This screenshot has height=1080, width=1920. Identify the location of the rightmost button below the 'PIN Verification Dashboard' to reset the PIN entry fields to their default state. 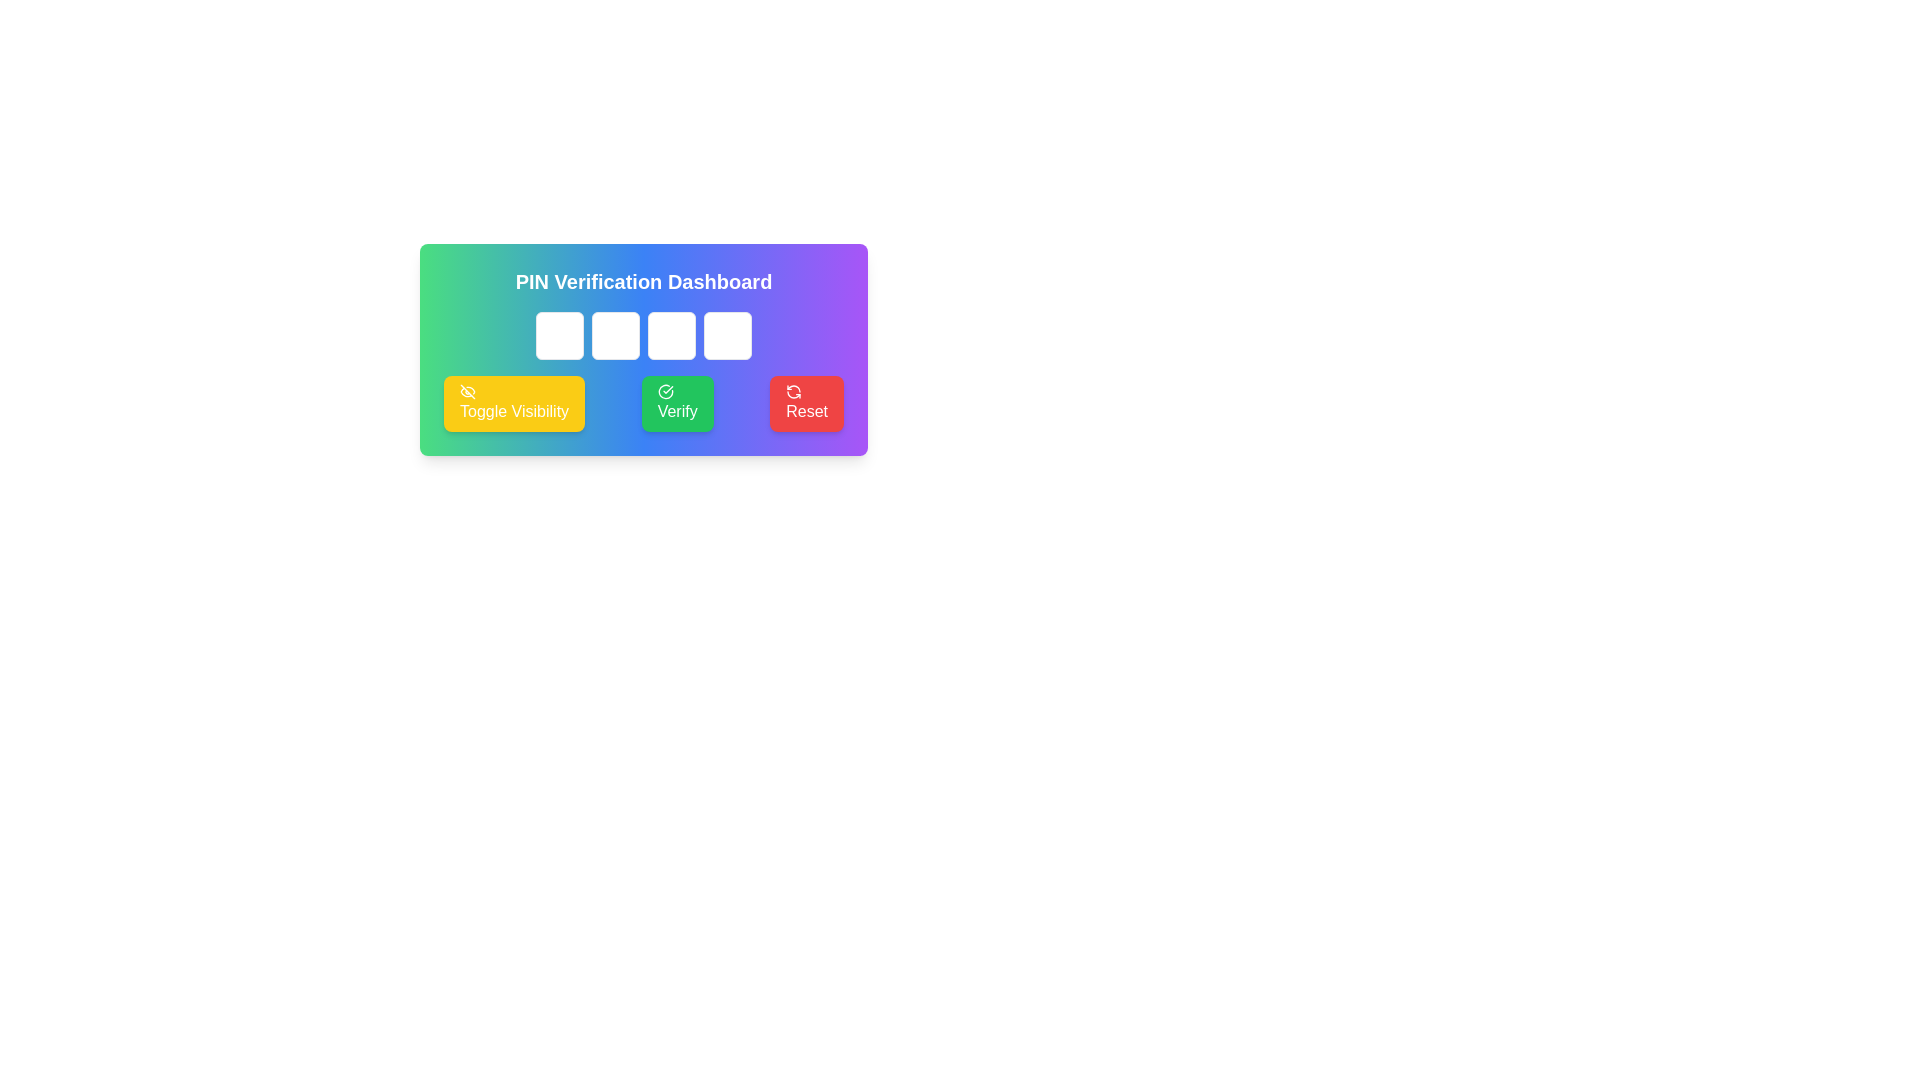
(807, 404).